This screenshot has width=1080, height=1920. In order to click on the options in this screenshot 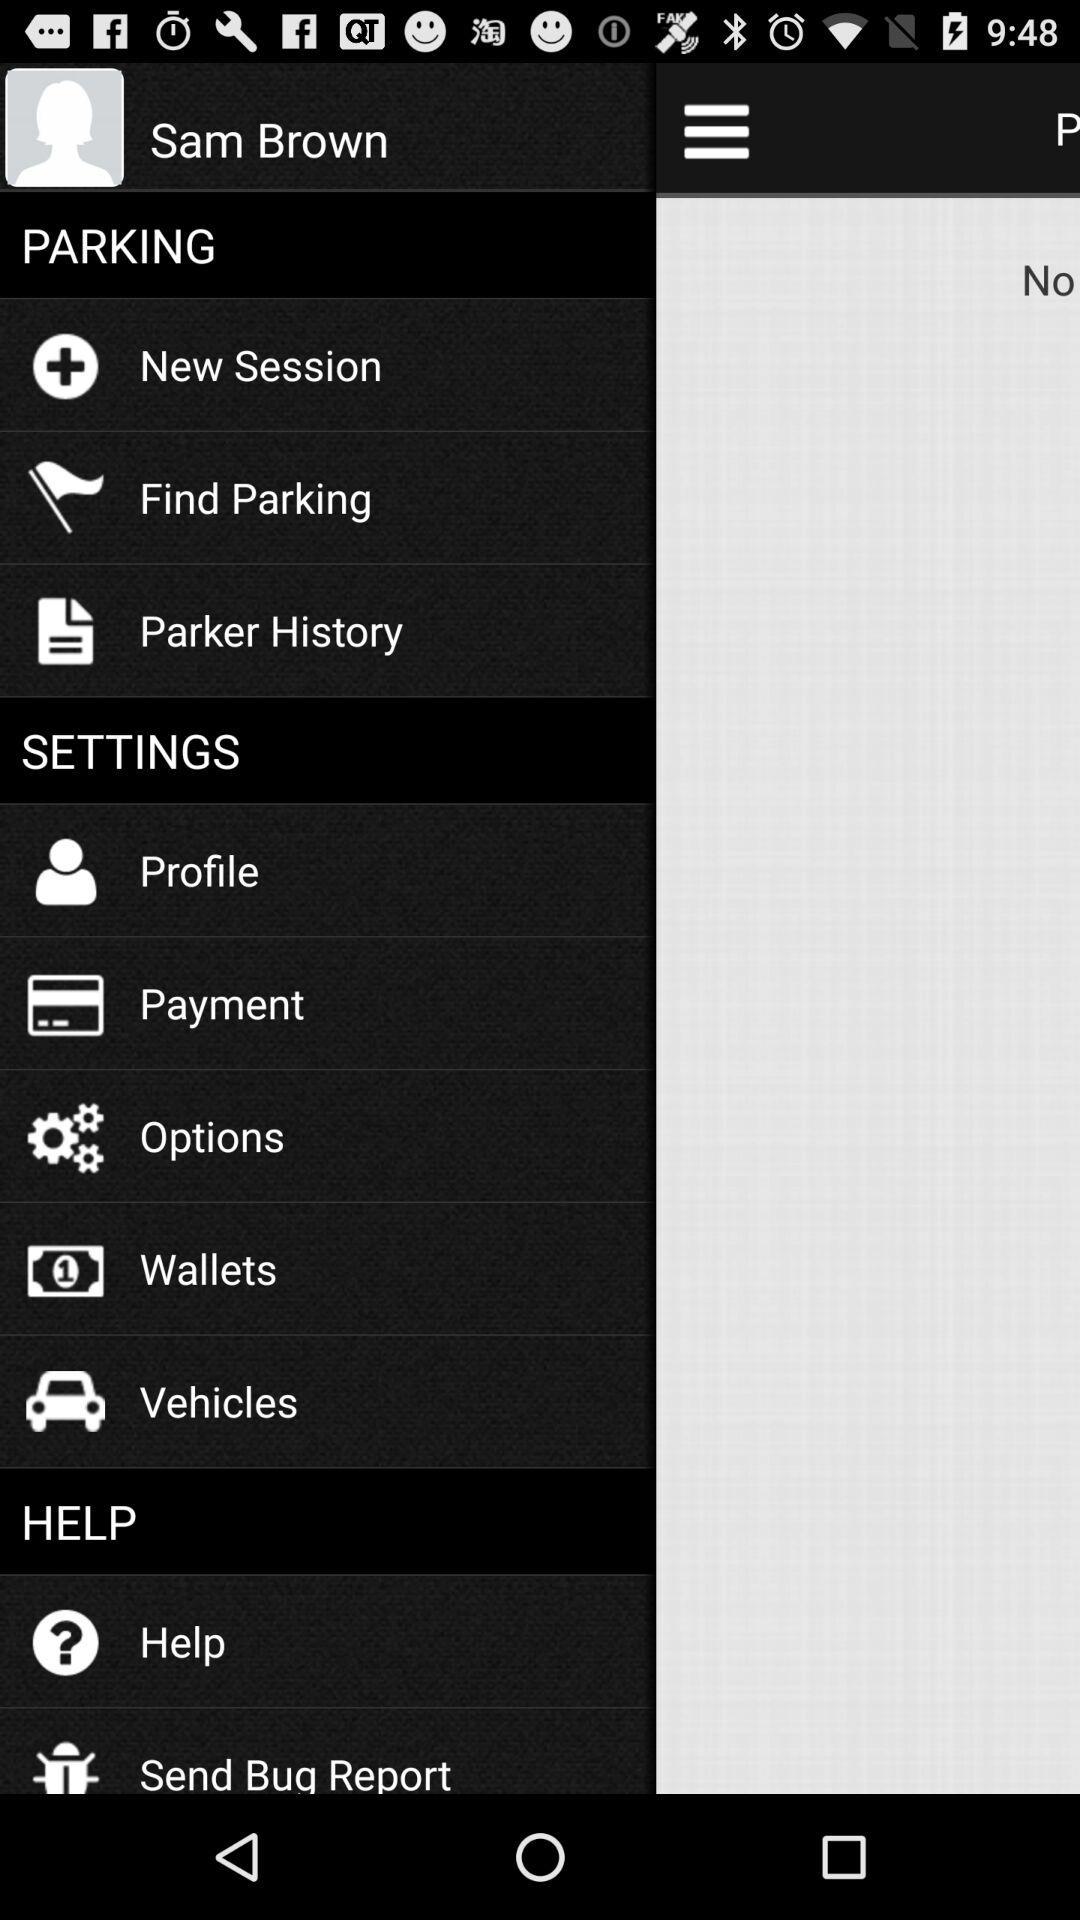, I will do `click(212, 1135)`.